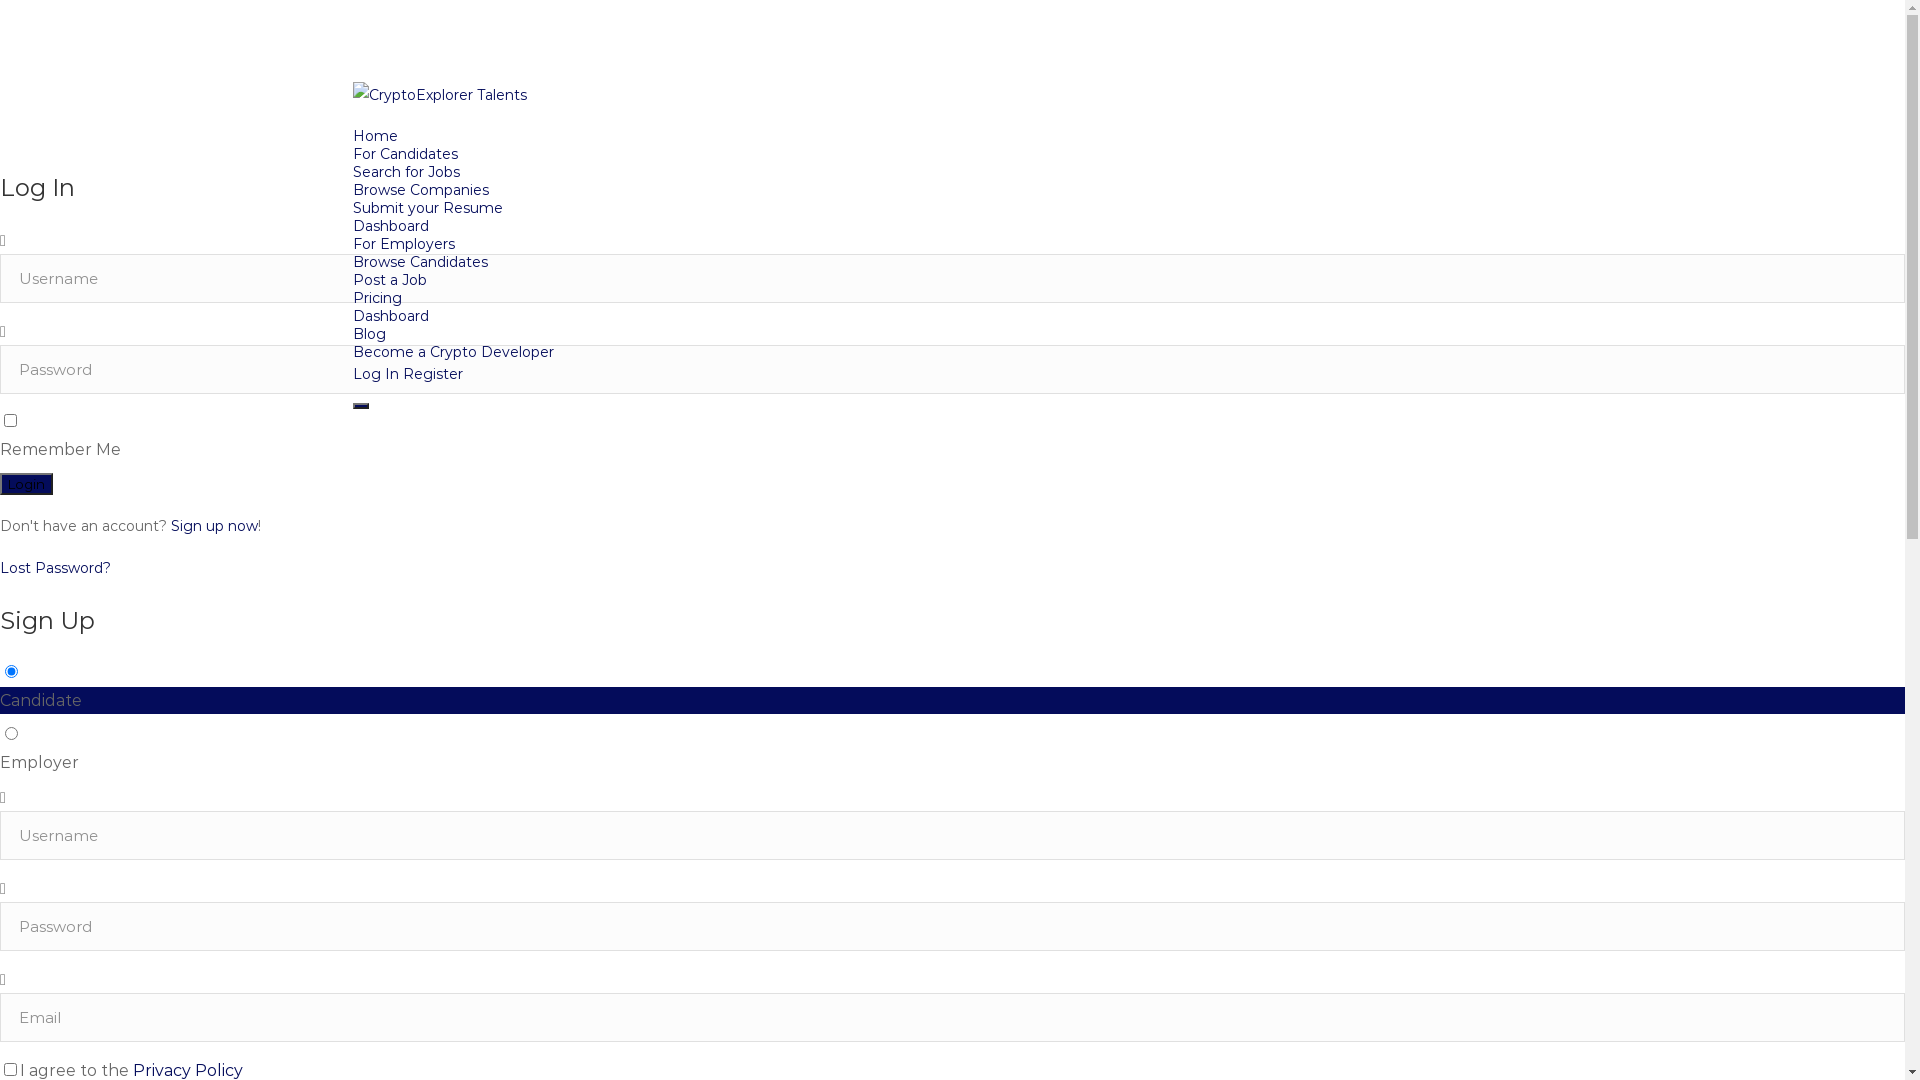 This screenshot has height=1080, width=1920. What do you see at coordinates (351, 297) in the screenshot?
I see `'Pricing'` at bounding box center [351, 297].